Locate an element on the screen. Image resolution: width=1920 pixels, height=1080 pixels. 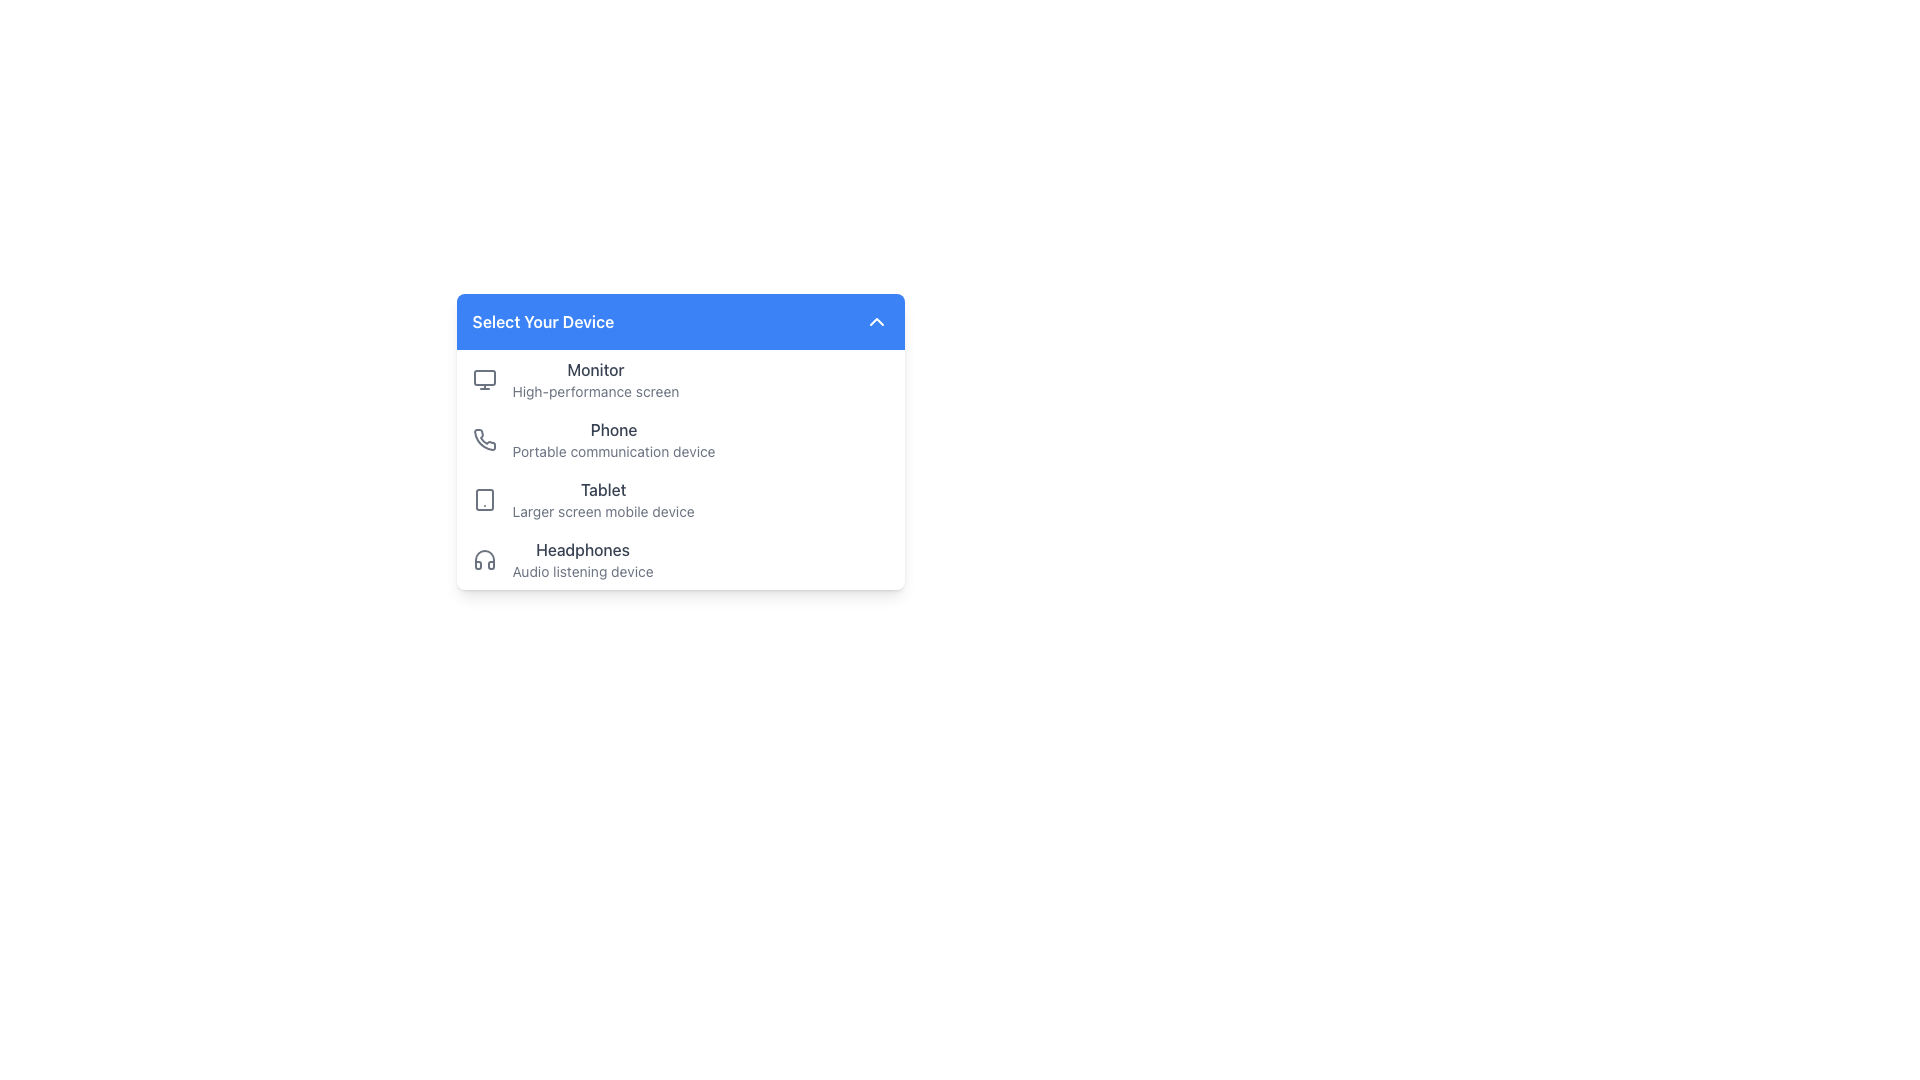
the text label element that reads 'Audio listening device', which is styled in a smaller font size and gray color, positioned beneath the 'Headphones' label is located at coordinates (582, 571).